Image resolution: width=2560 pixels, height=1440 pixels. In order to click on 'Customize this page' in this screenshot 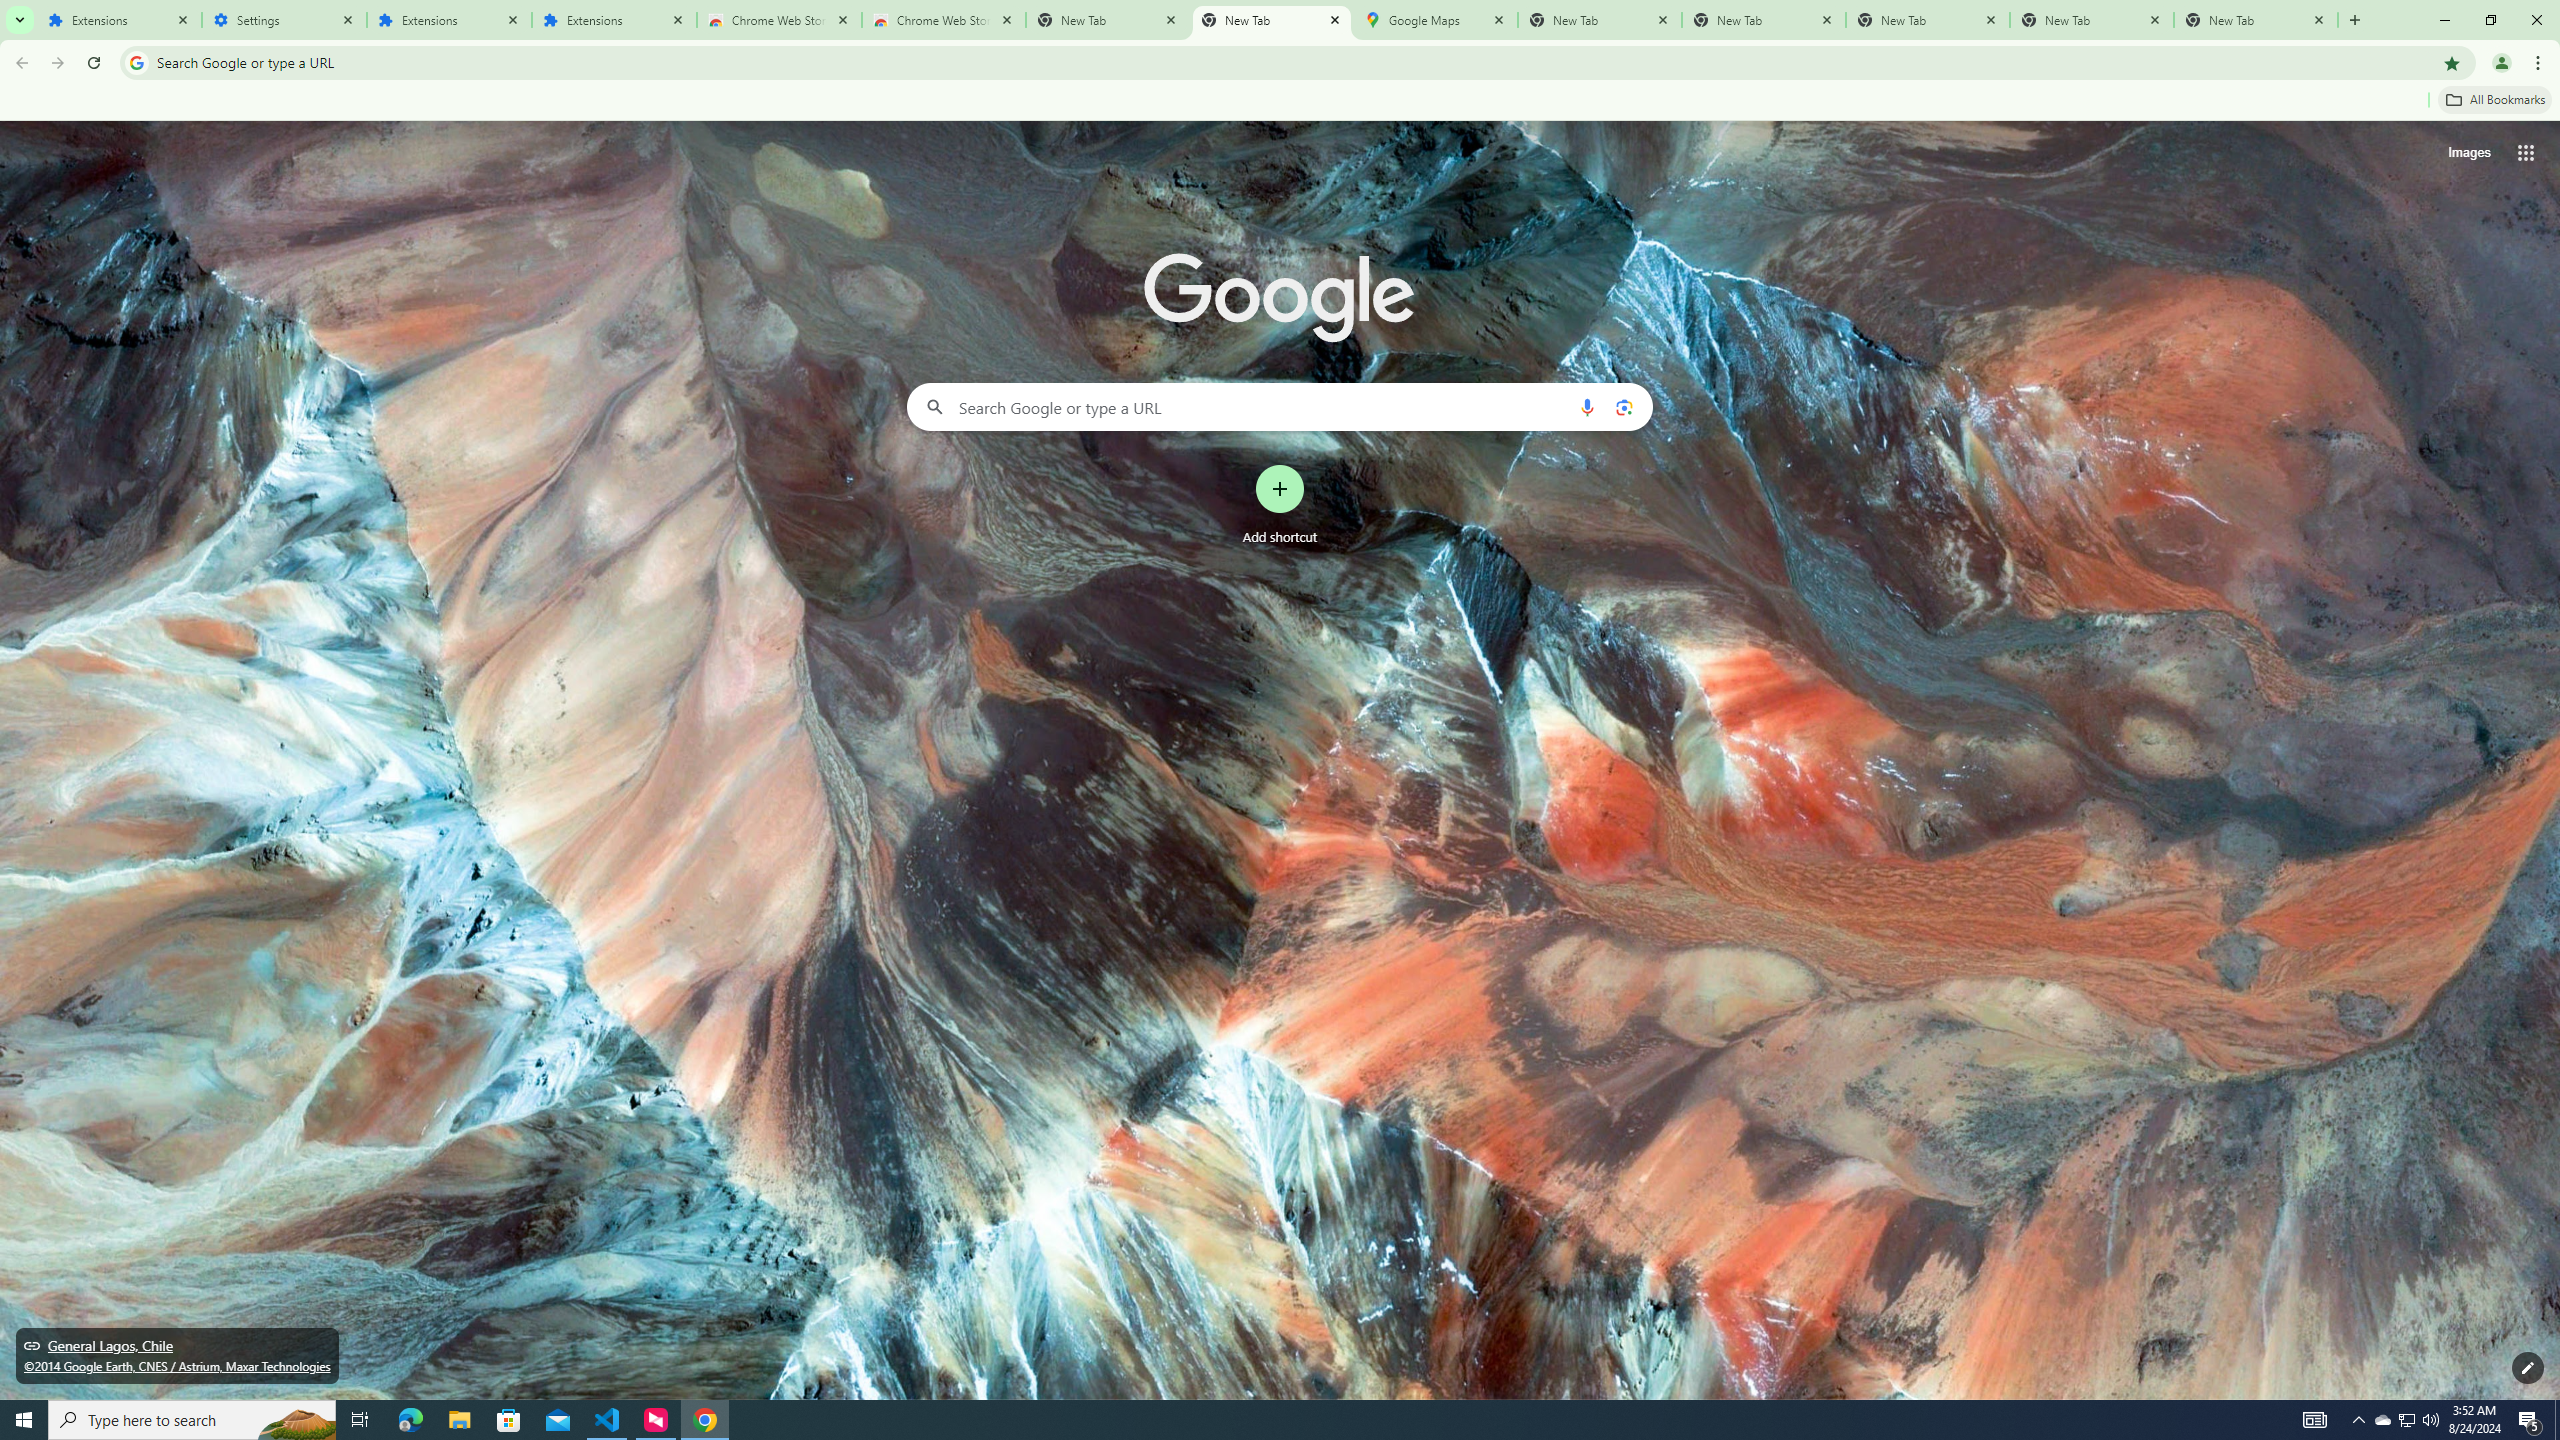, I will do `click(2527, 1367)`.